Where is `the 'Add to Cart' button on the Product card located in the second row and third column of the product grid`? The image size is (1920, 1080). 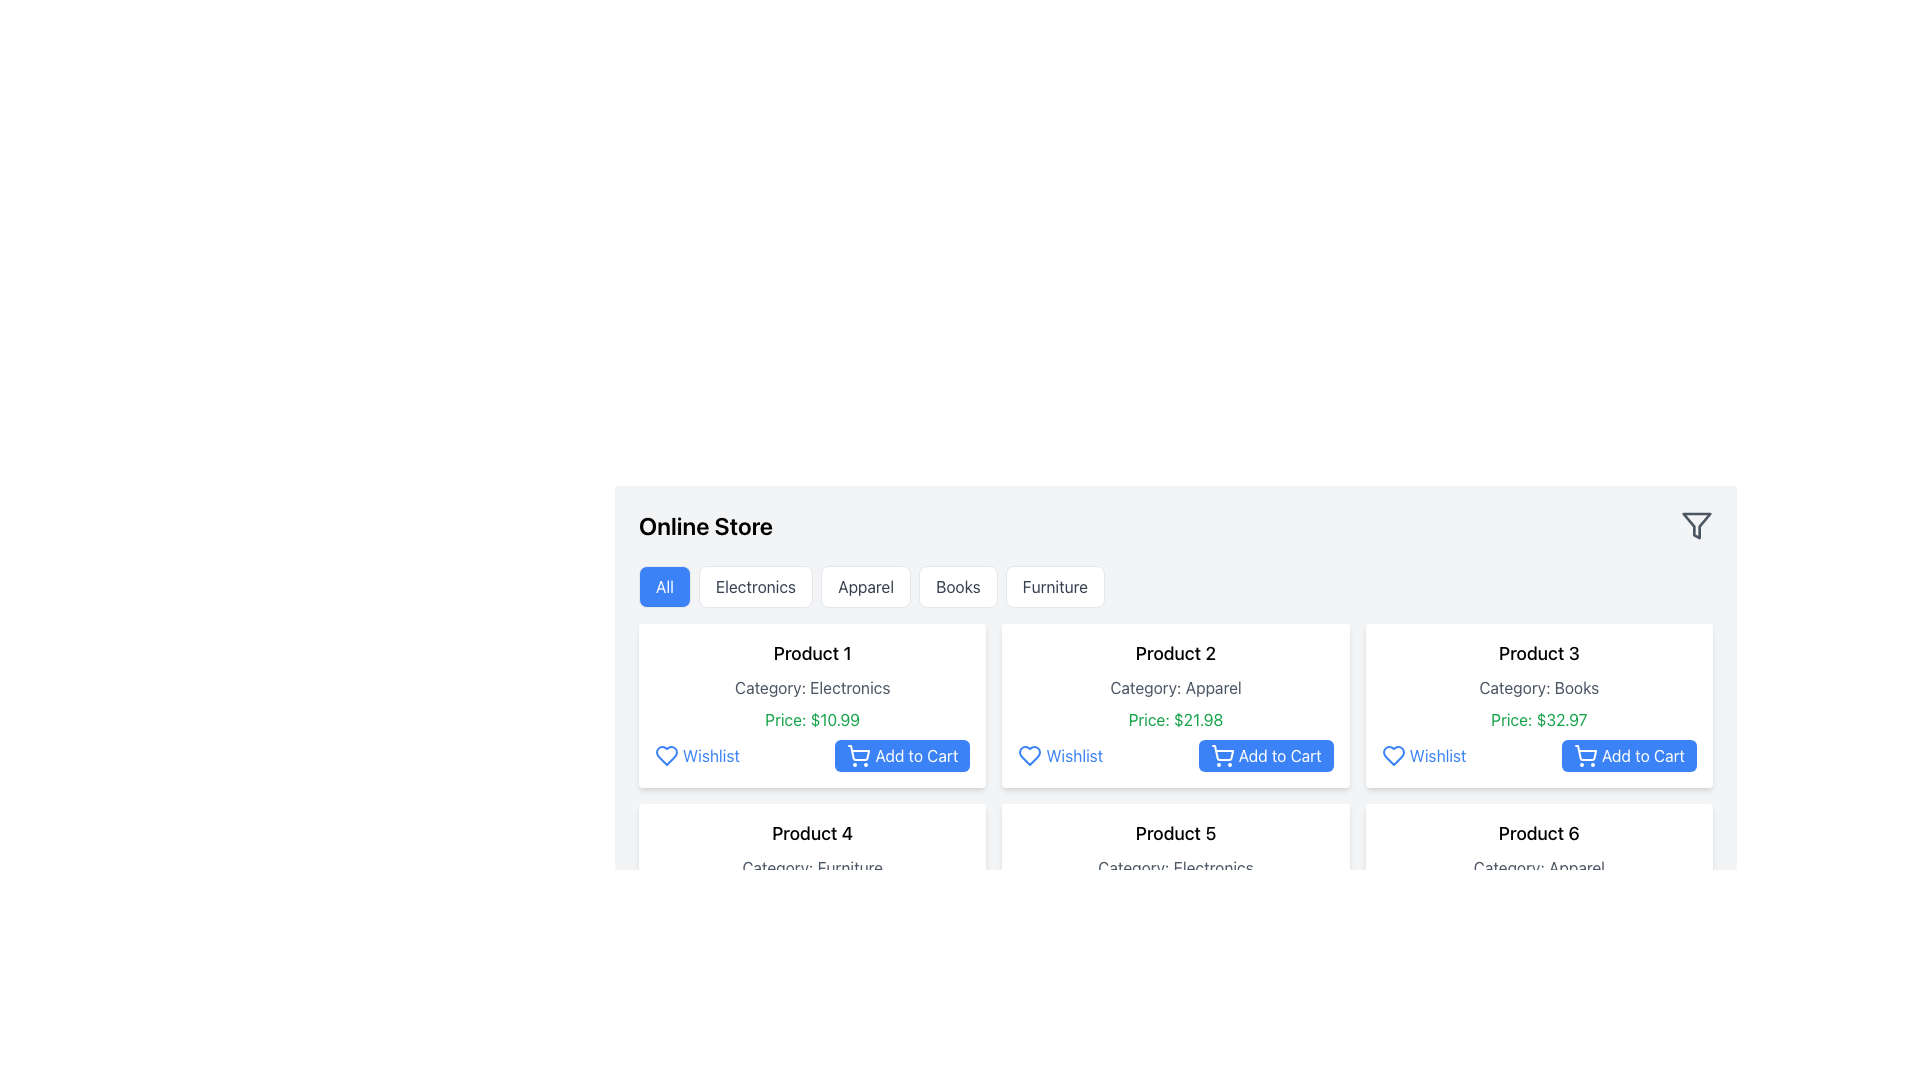 the 'Add to Cart' button on the Product card located in the second row and third column of the product grid is located at coordinates (1538, 885).